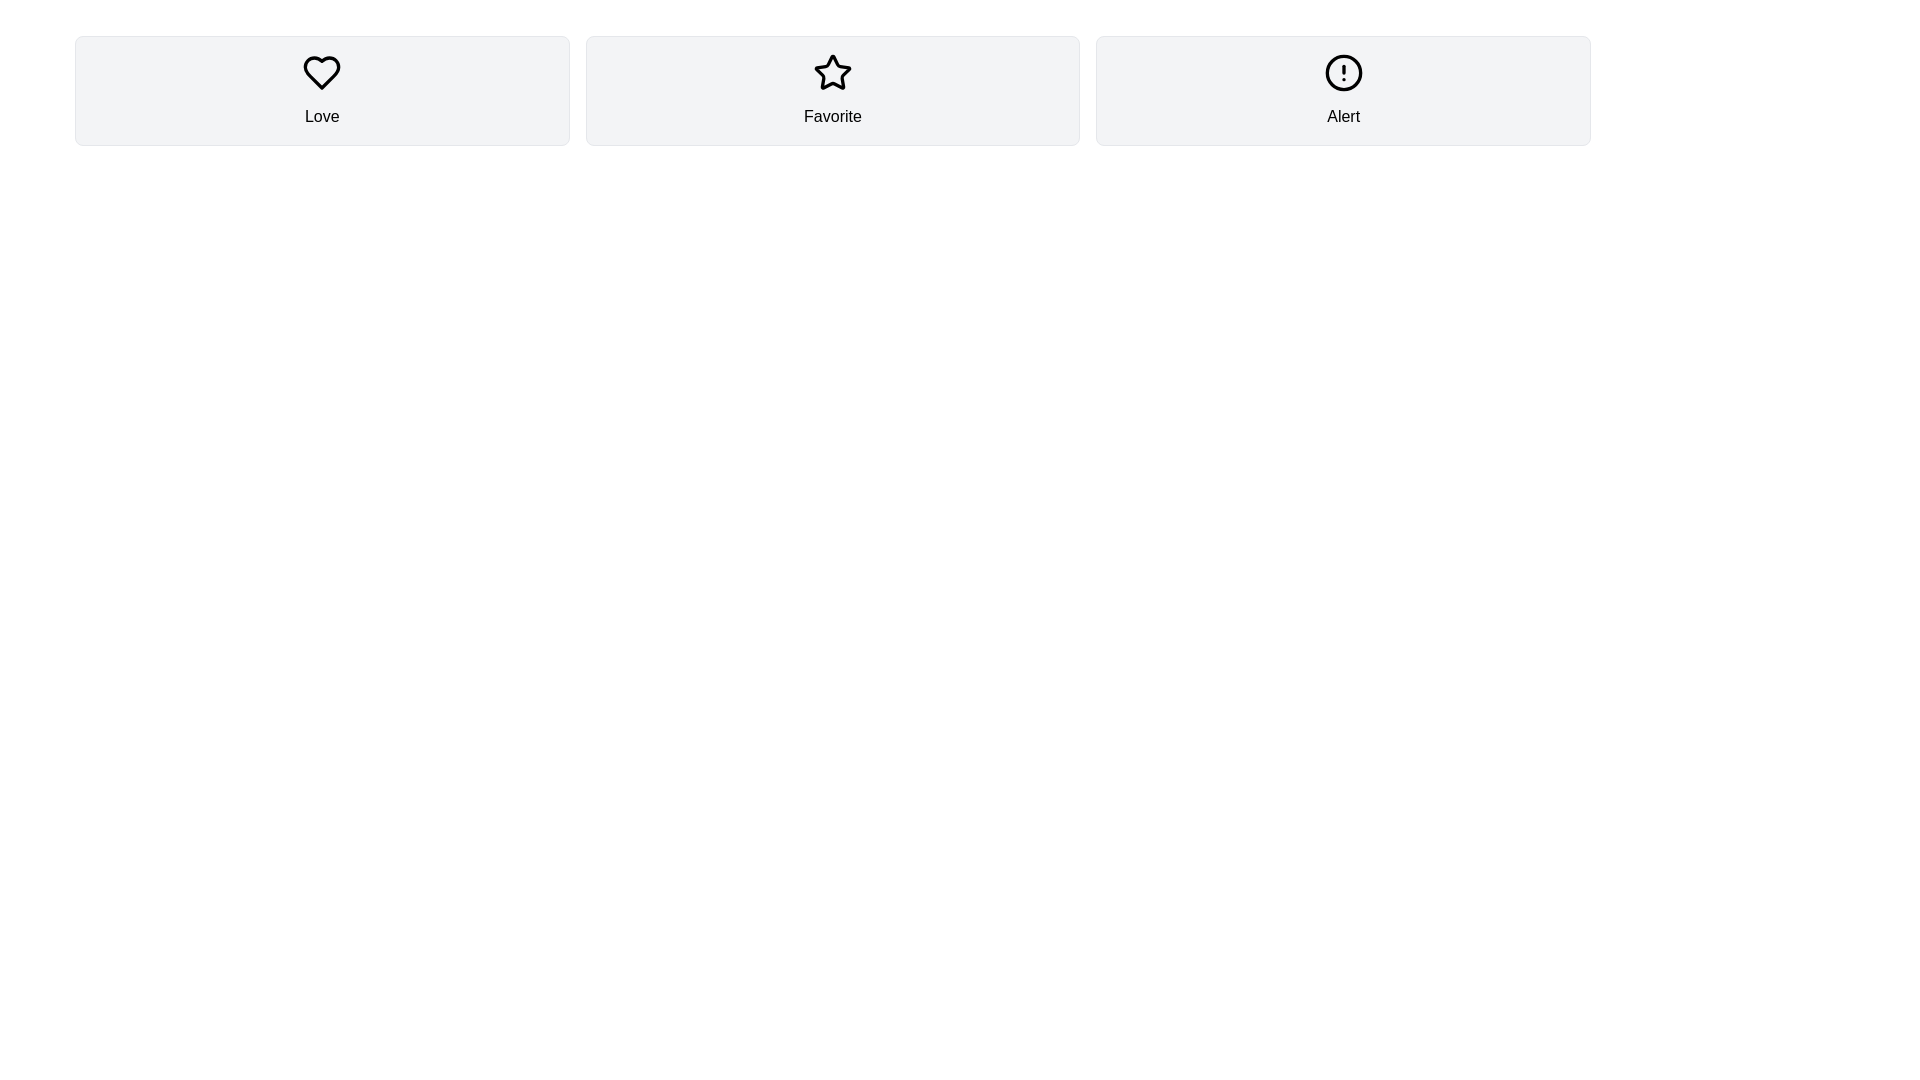  I want to click on the star-shaped icon with a black outline, so click(832, 71).